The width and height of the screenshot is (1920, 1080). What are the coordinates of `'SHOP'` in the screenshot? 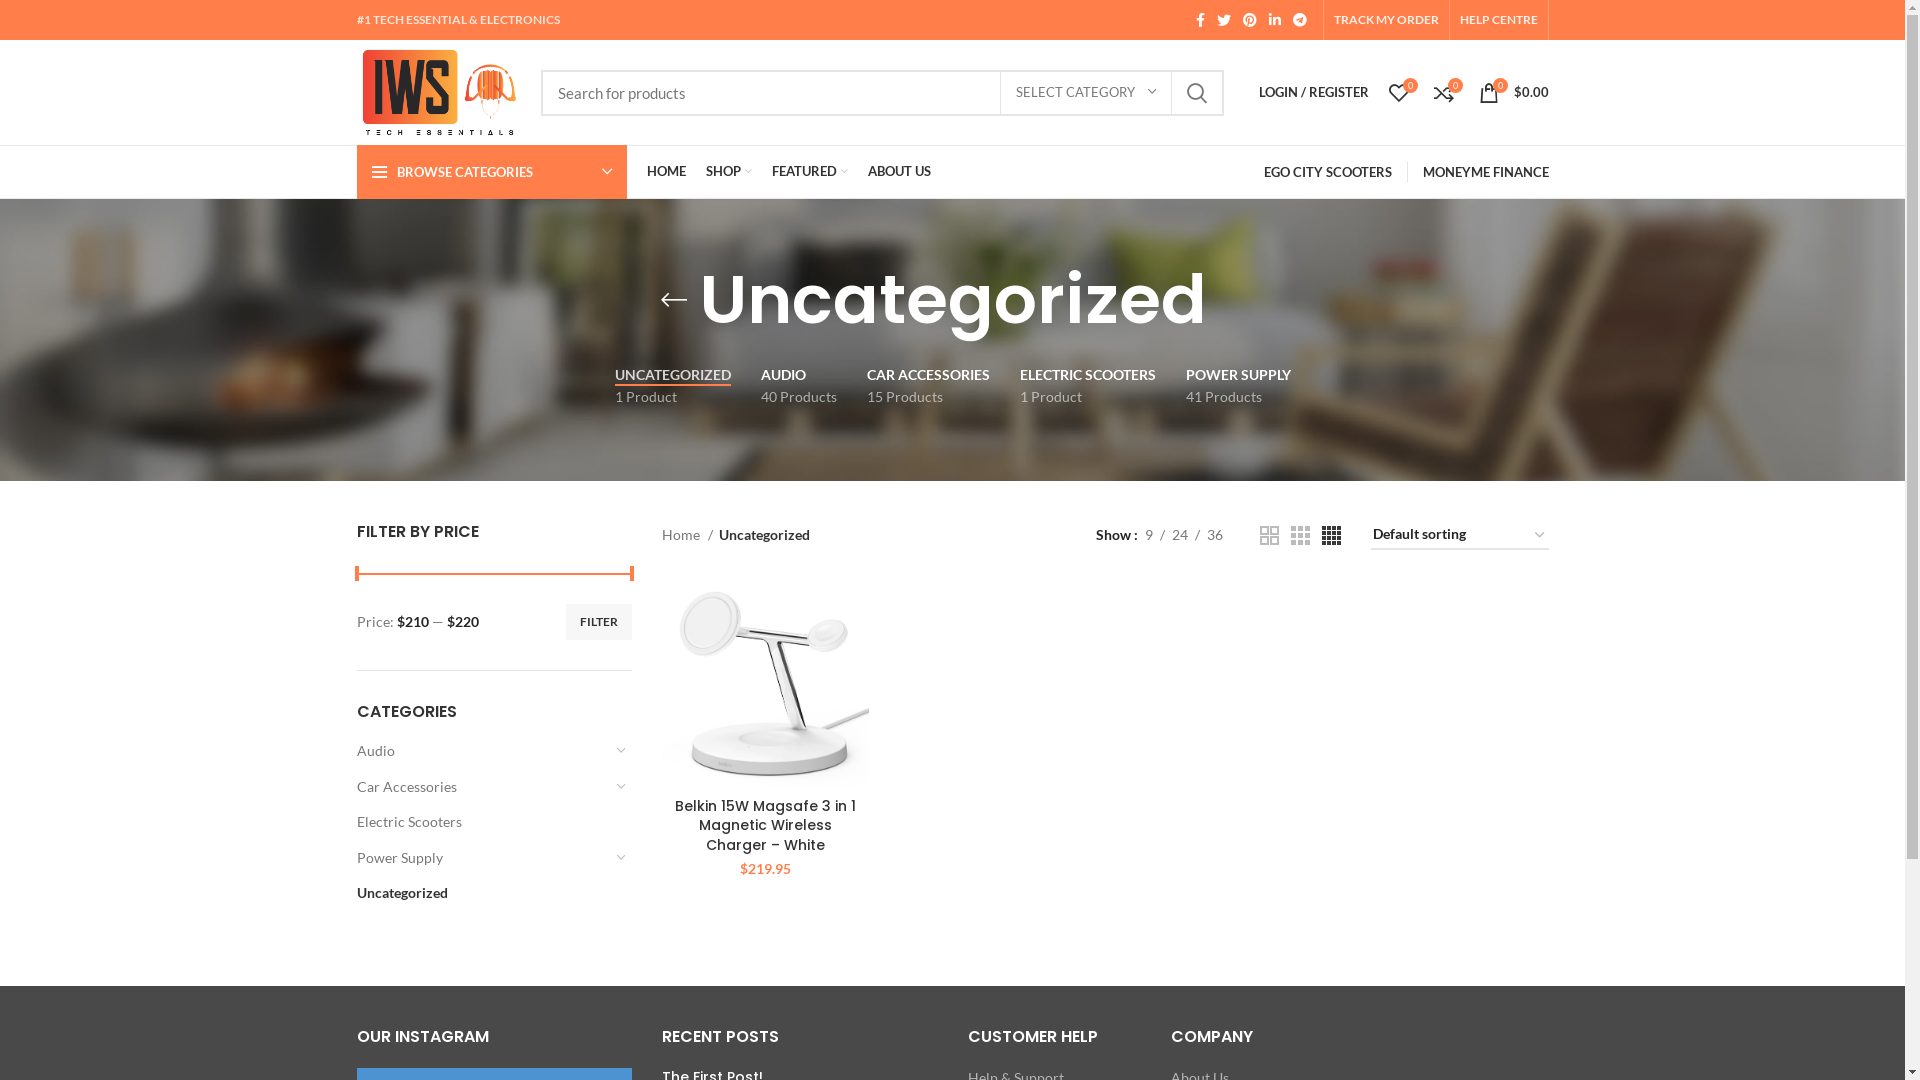 It's located at (696, 171).